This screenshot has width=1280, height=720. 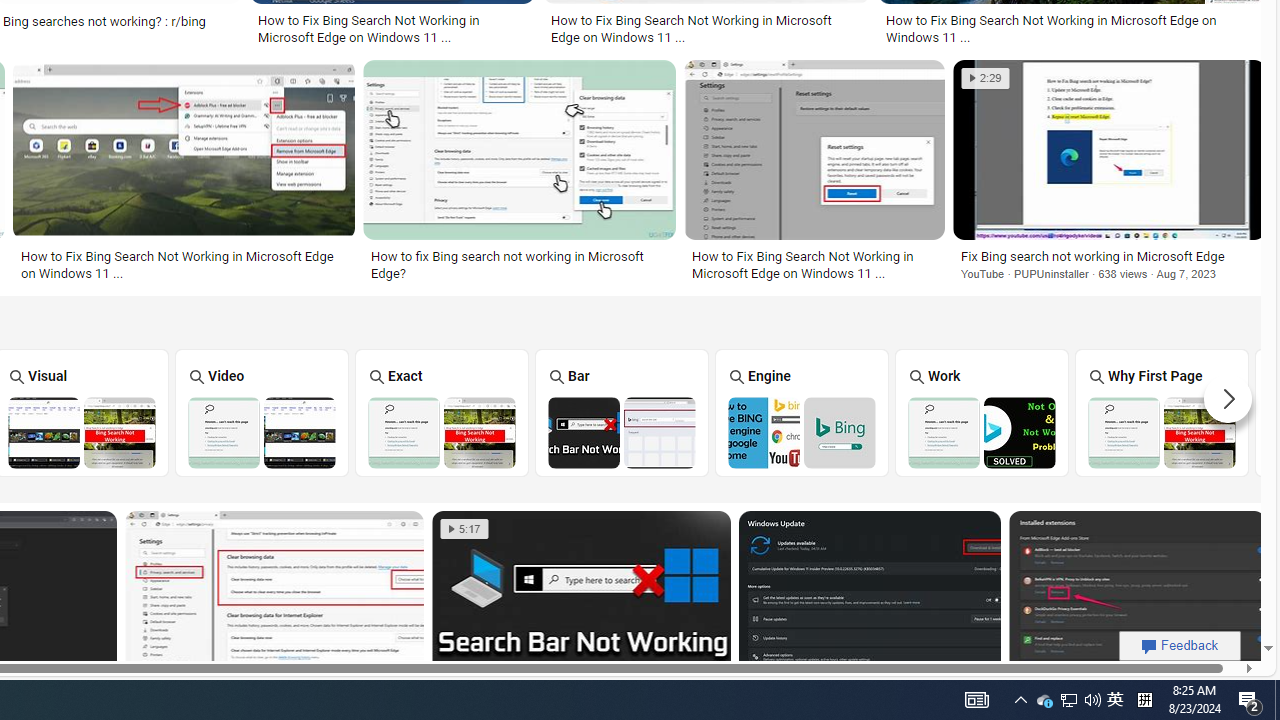 What do you see at coordinates (985, 77) in the screenshot?
I see `'2:29'` at bounding box center [985, 77].